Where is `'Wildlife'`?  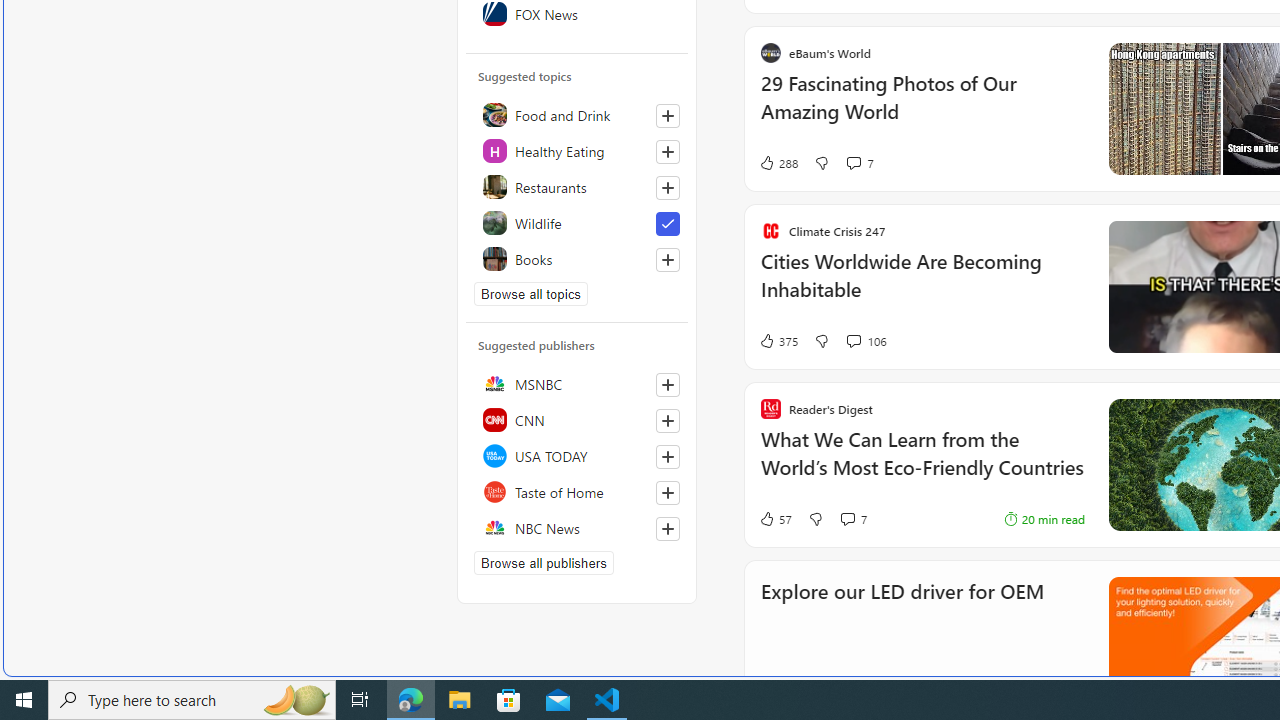
'Wildlife' is located at coordinates (576, 222).